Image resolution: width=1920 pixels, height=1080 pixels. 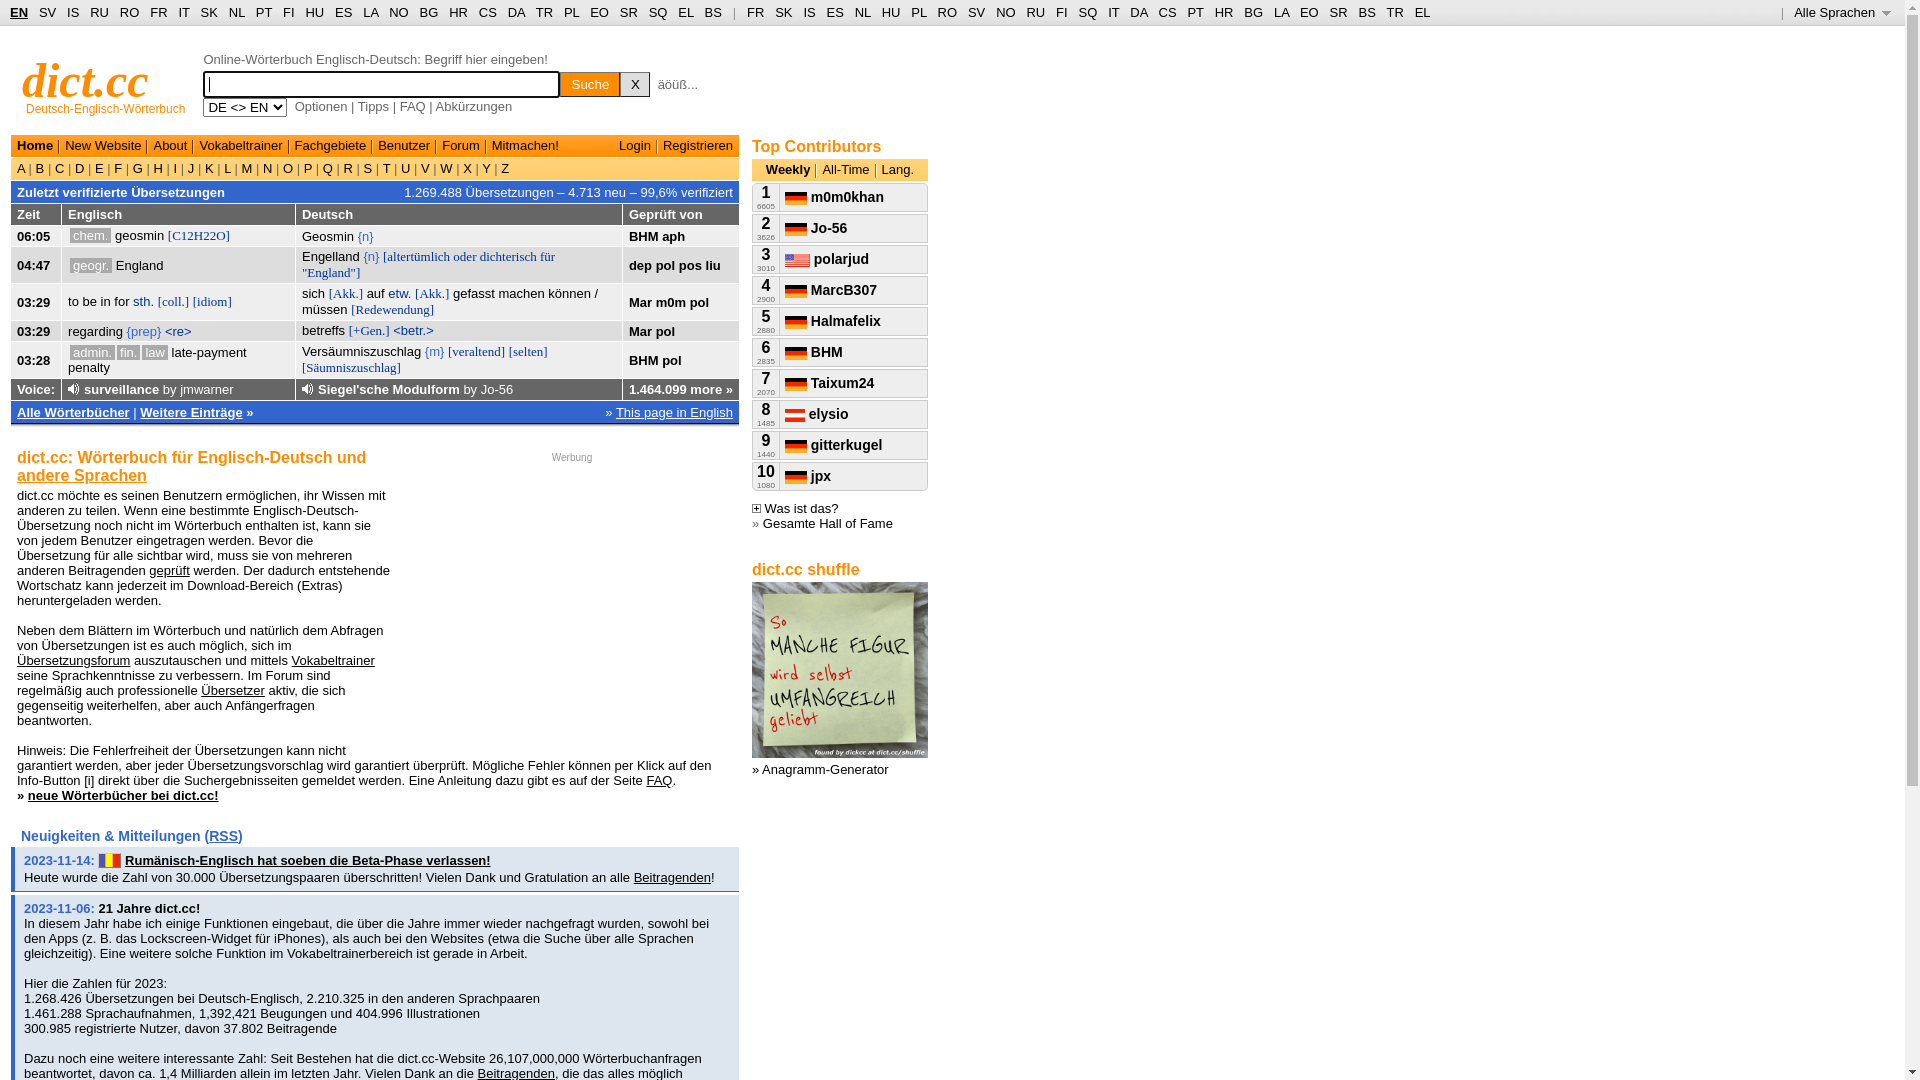 What do you see at coordinates (685, 12) in the screenshot?
I see `'EL'` at bounding box center [685, 12].